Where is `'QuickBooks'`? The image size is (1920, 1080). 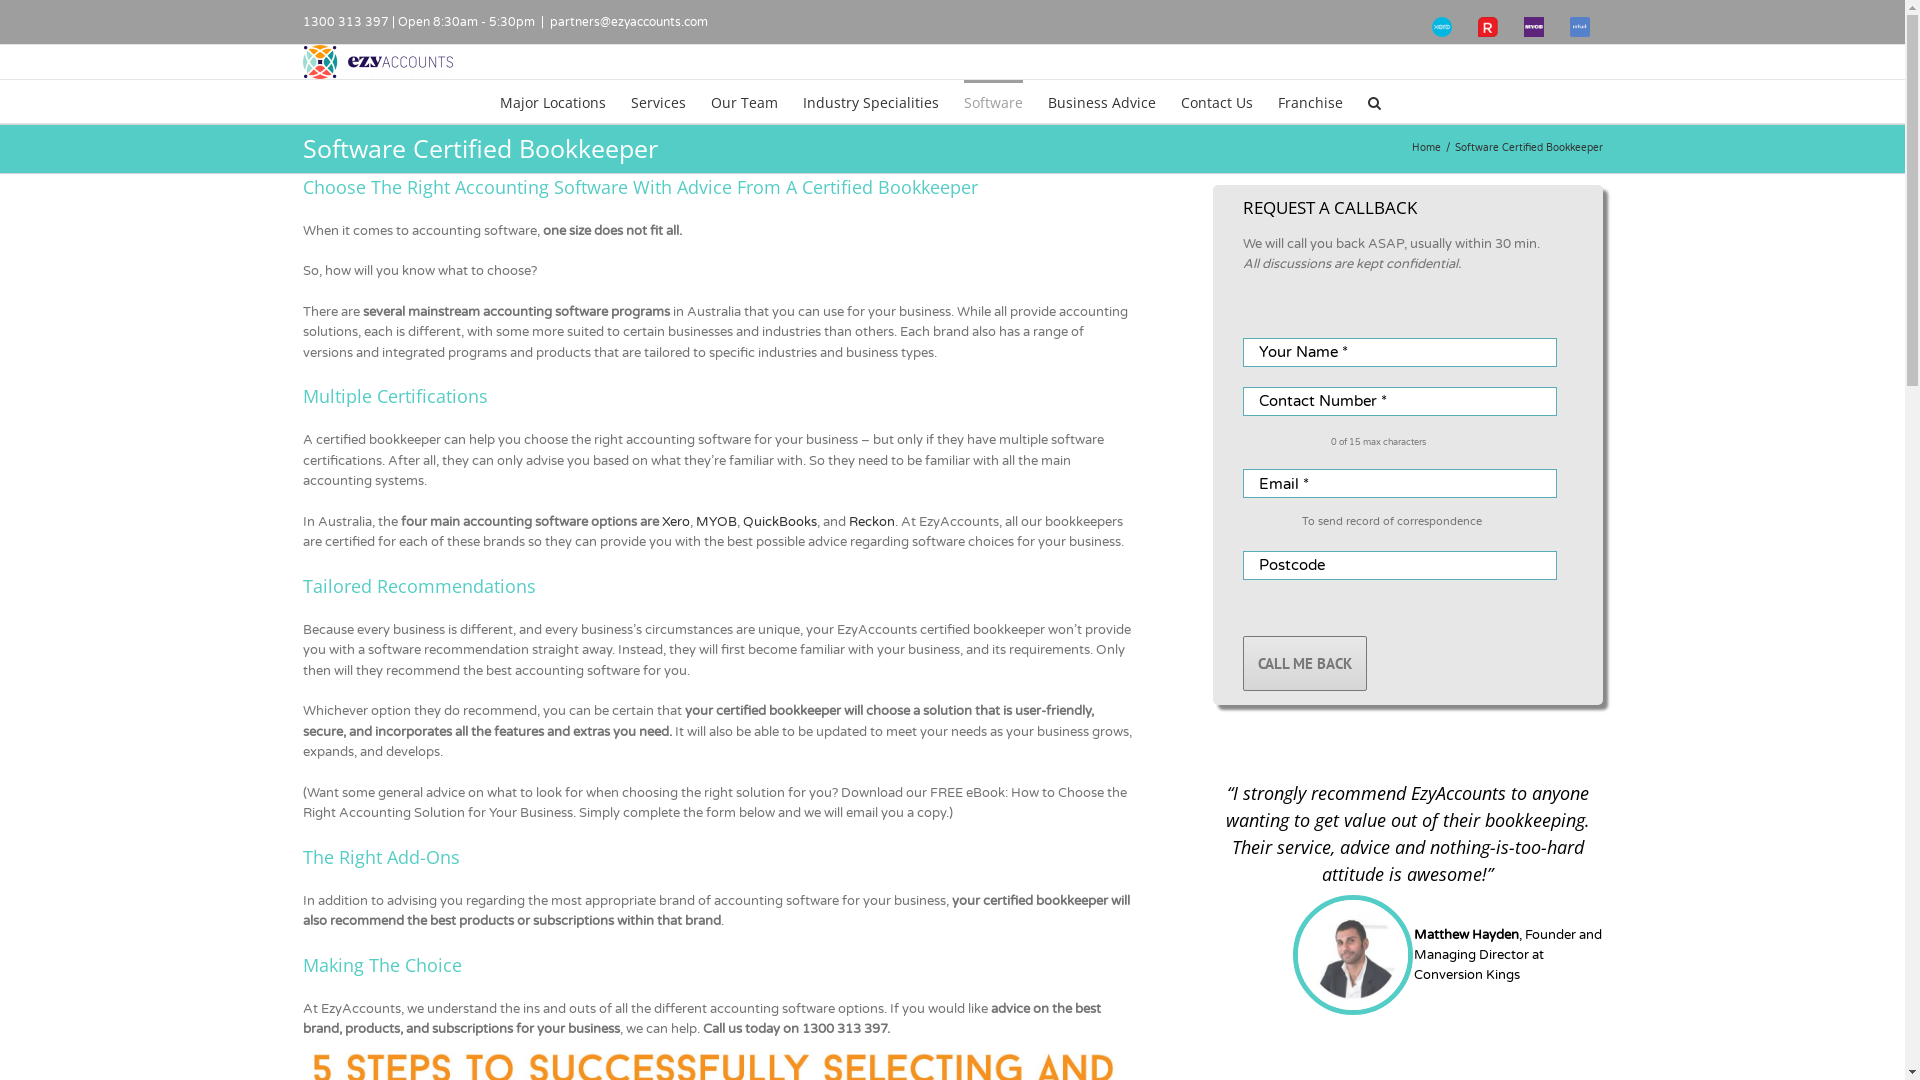
'QuickBooks' is located at coordinates (777, 520).